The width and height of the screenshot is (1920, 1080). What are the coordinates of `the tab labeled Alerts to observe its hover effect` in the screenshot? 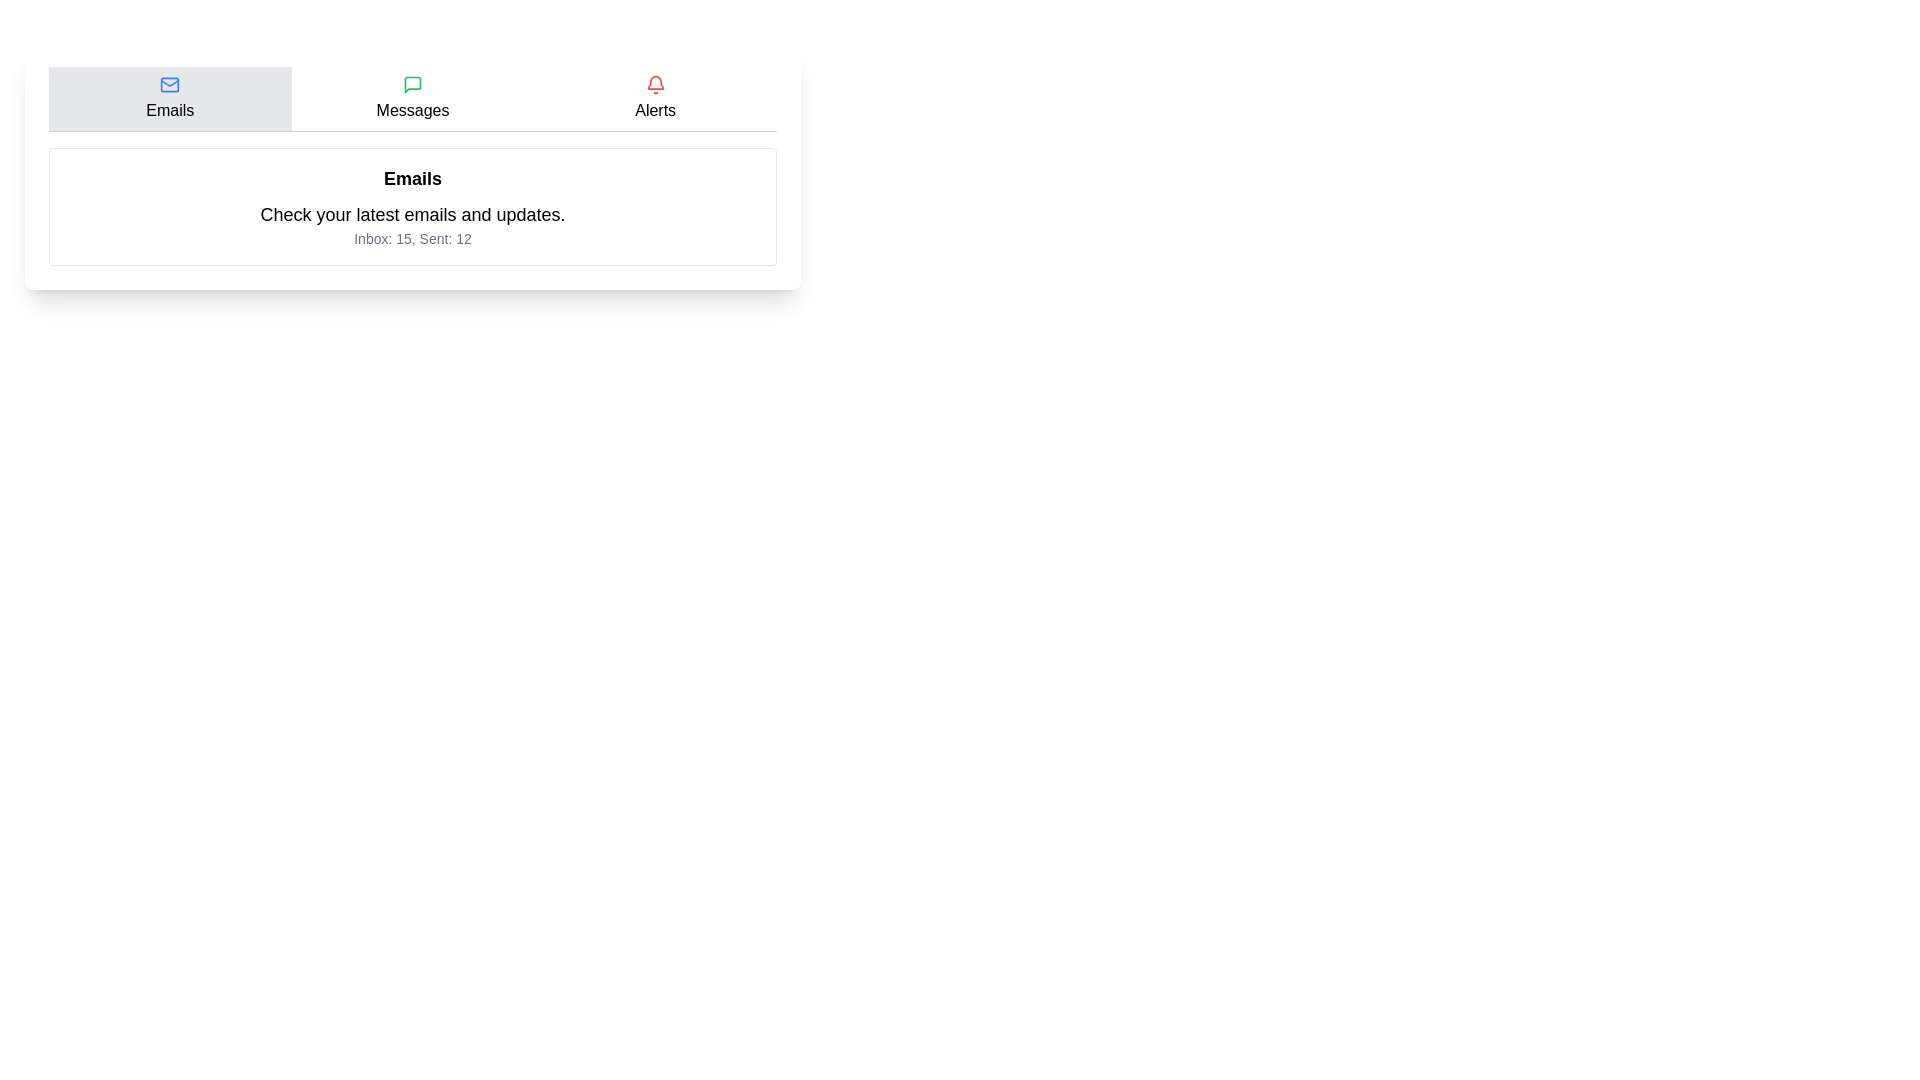 It's located at (656, 99).